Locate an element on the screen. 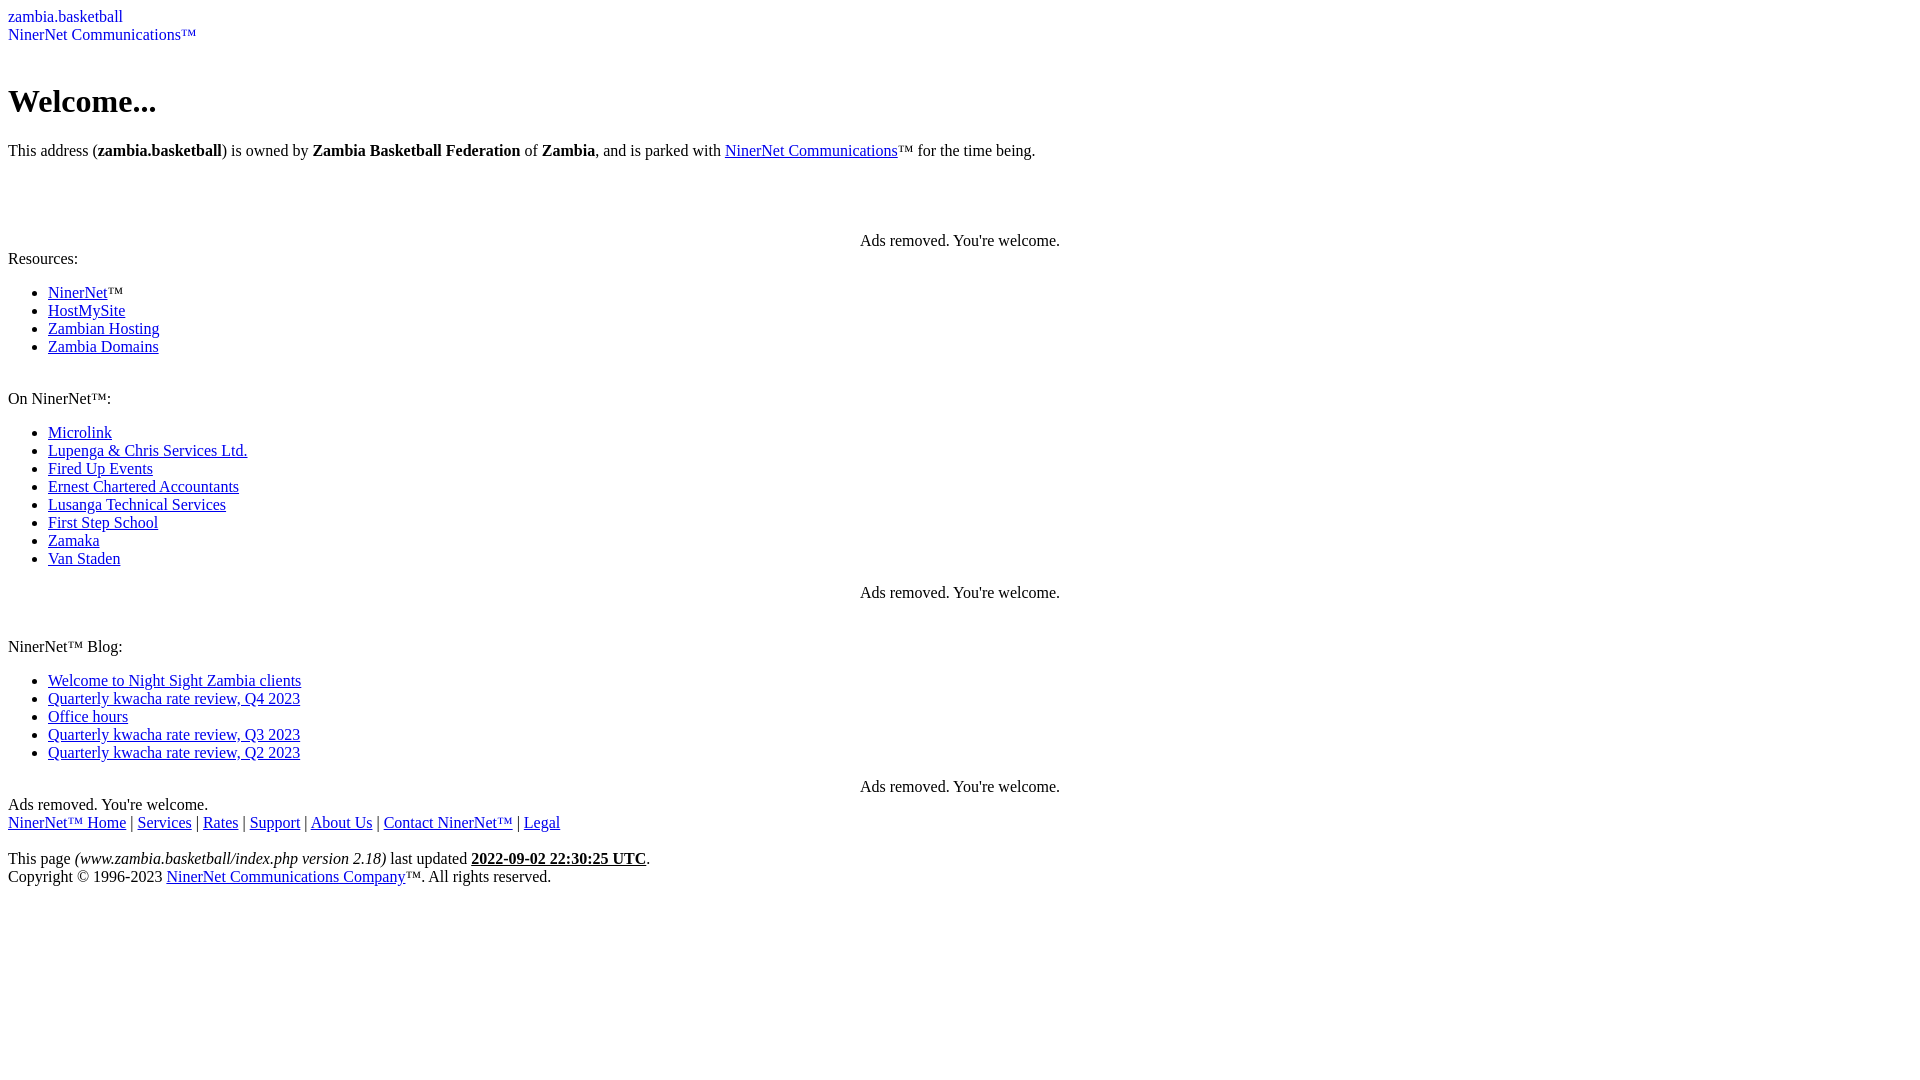  'Van Staden' is located at coordinates (48, 558).